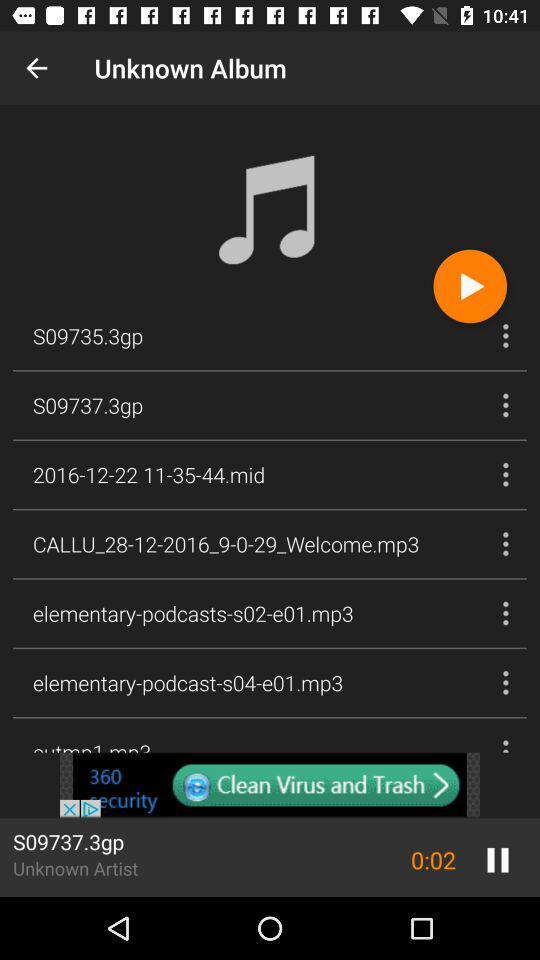  Describe the element at coordinates (270, 785) in the screenshot. I see `as` at that location.